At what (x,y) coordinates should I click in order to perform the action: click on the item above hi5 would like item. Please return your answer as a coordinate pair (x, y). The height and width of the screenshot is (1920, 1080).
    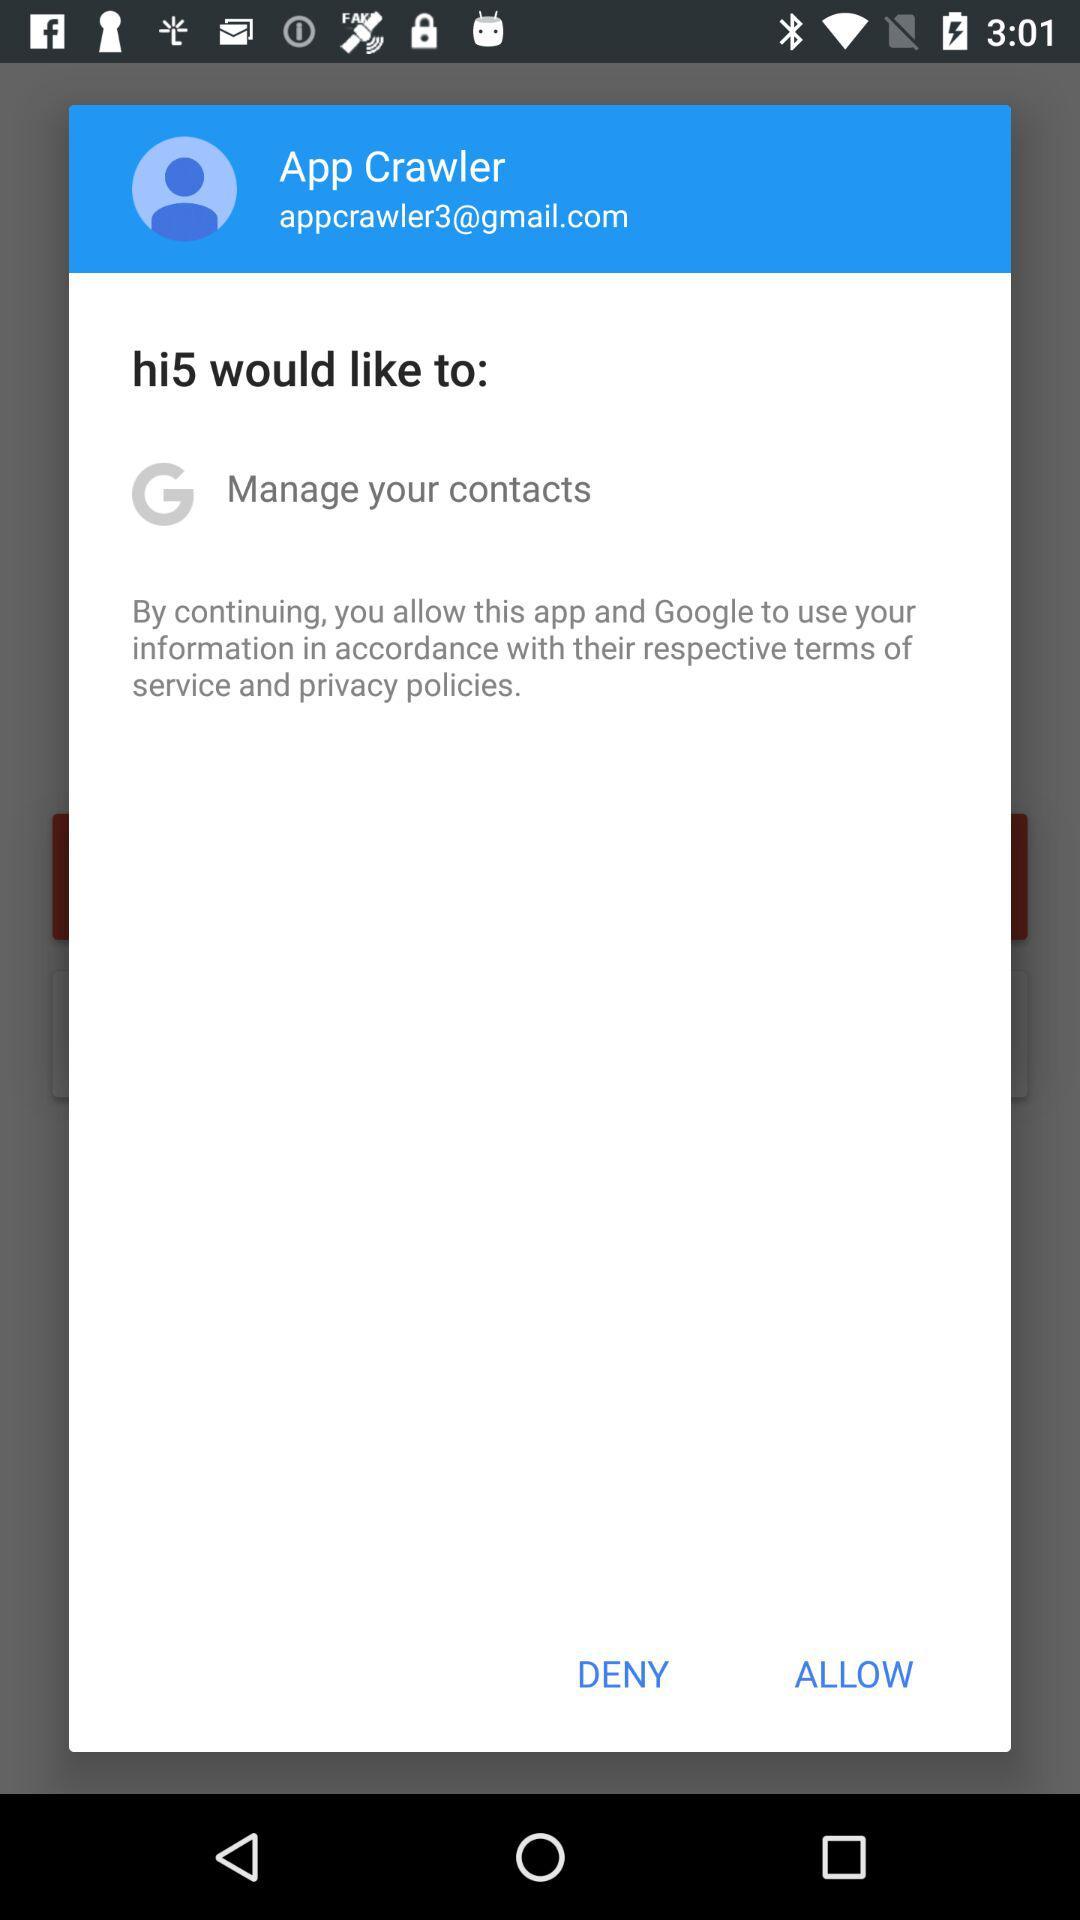
    Looking at the image, I should click on (454, 214).